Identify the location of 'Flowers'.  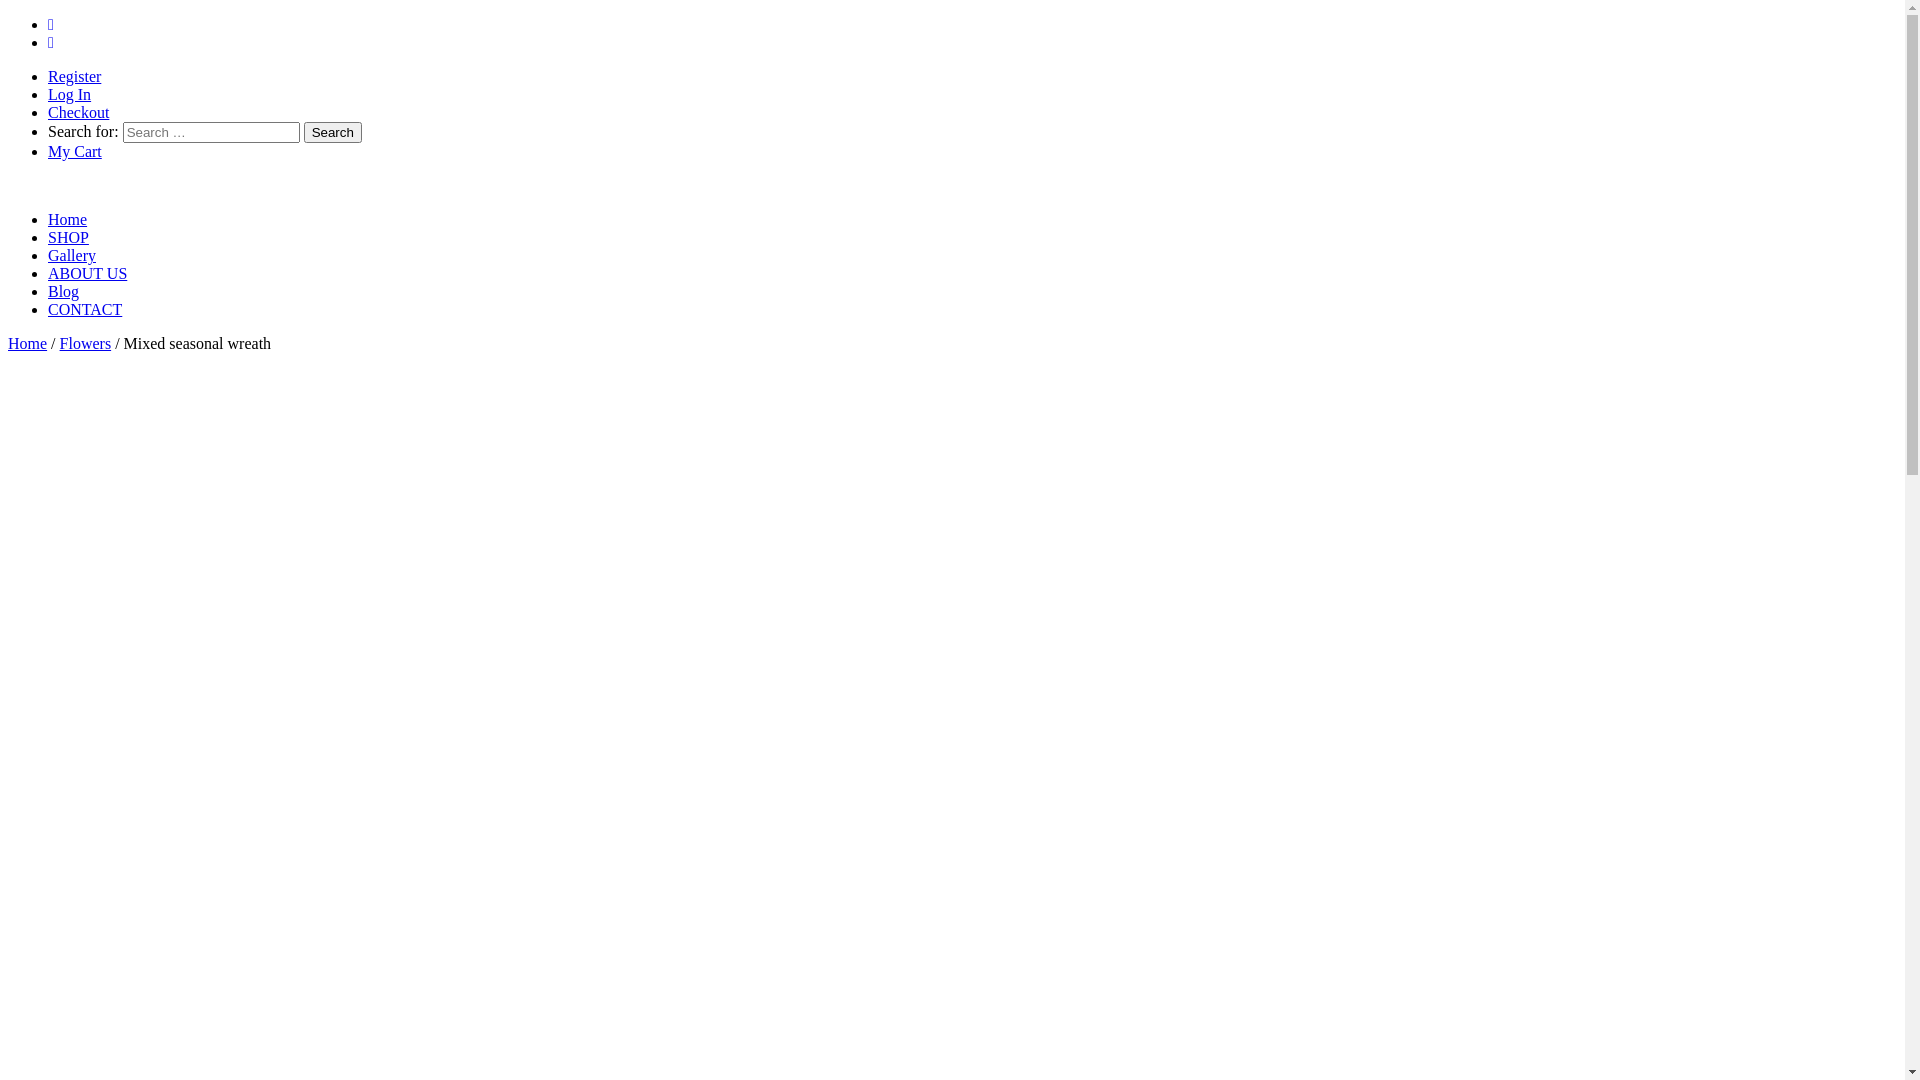
(85, 342).